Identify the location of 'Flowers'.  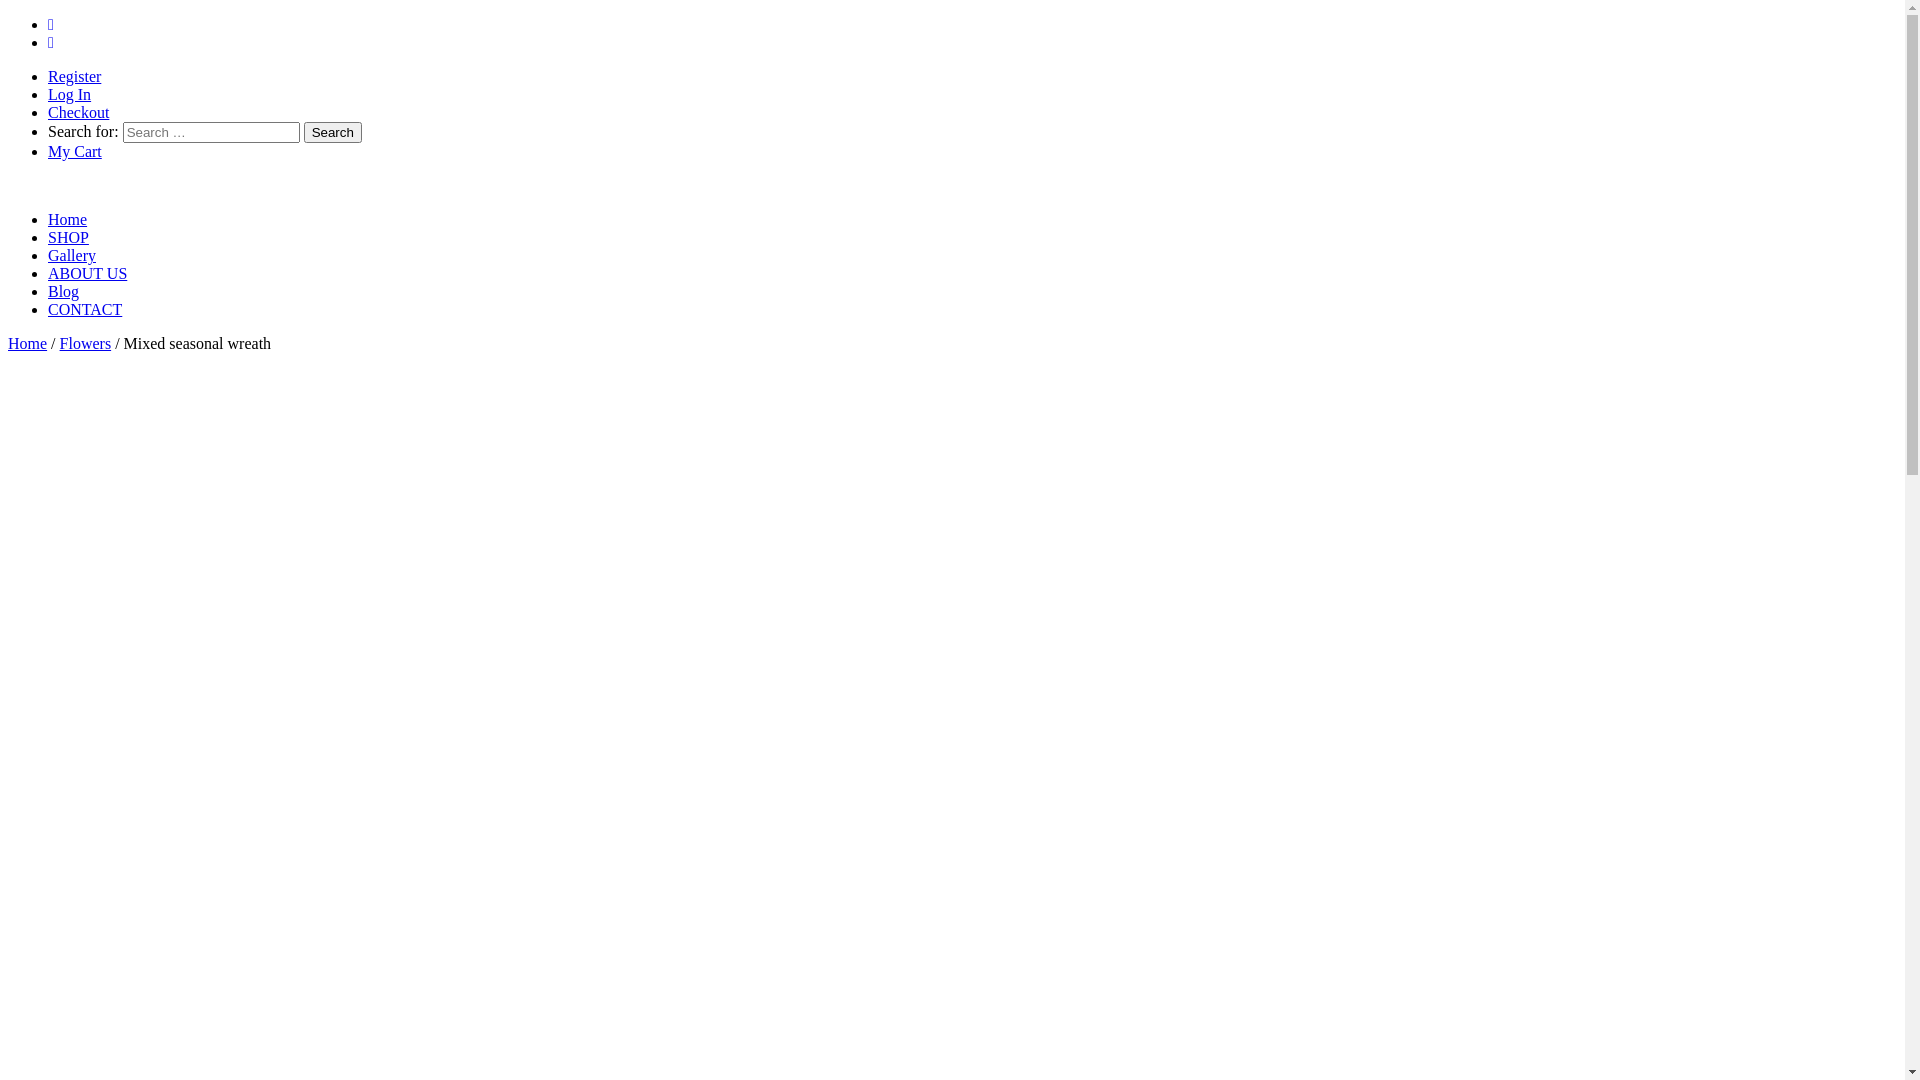
(85, 342).